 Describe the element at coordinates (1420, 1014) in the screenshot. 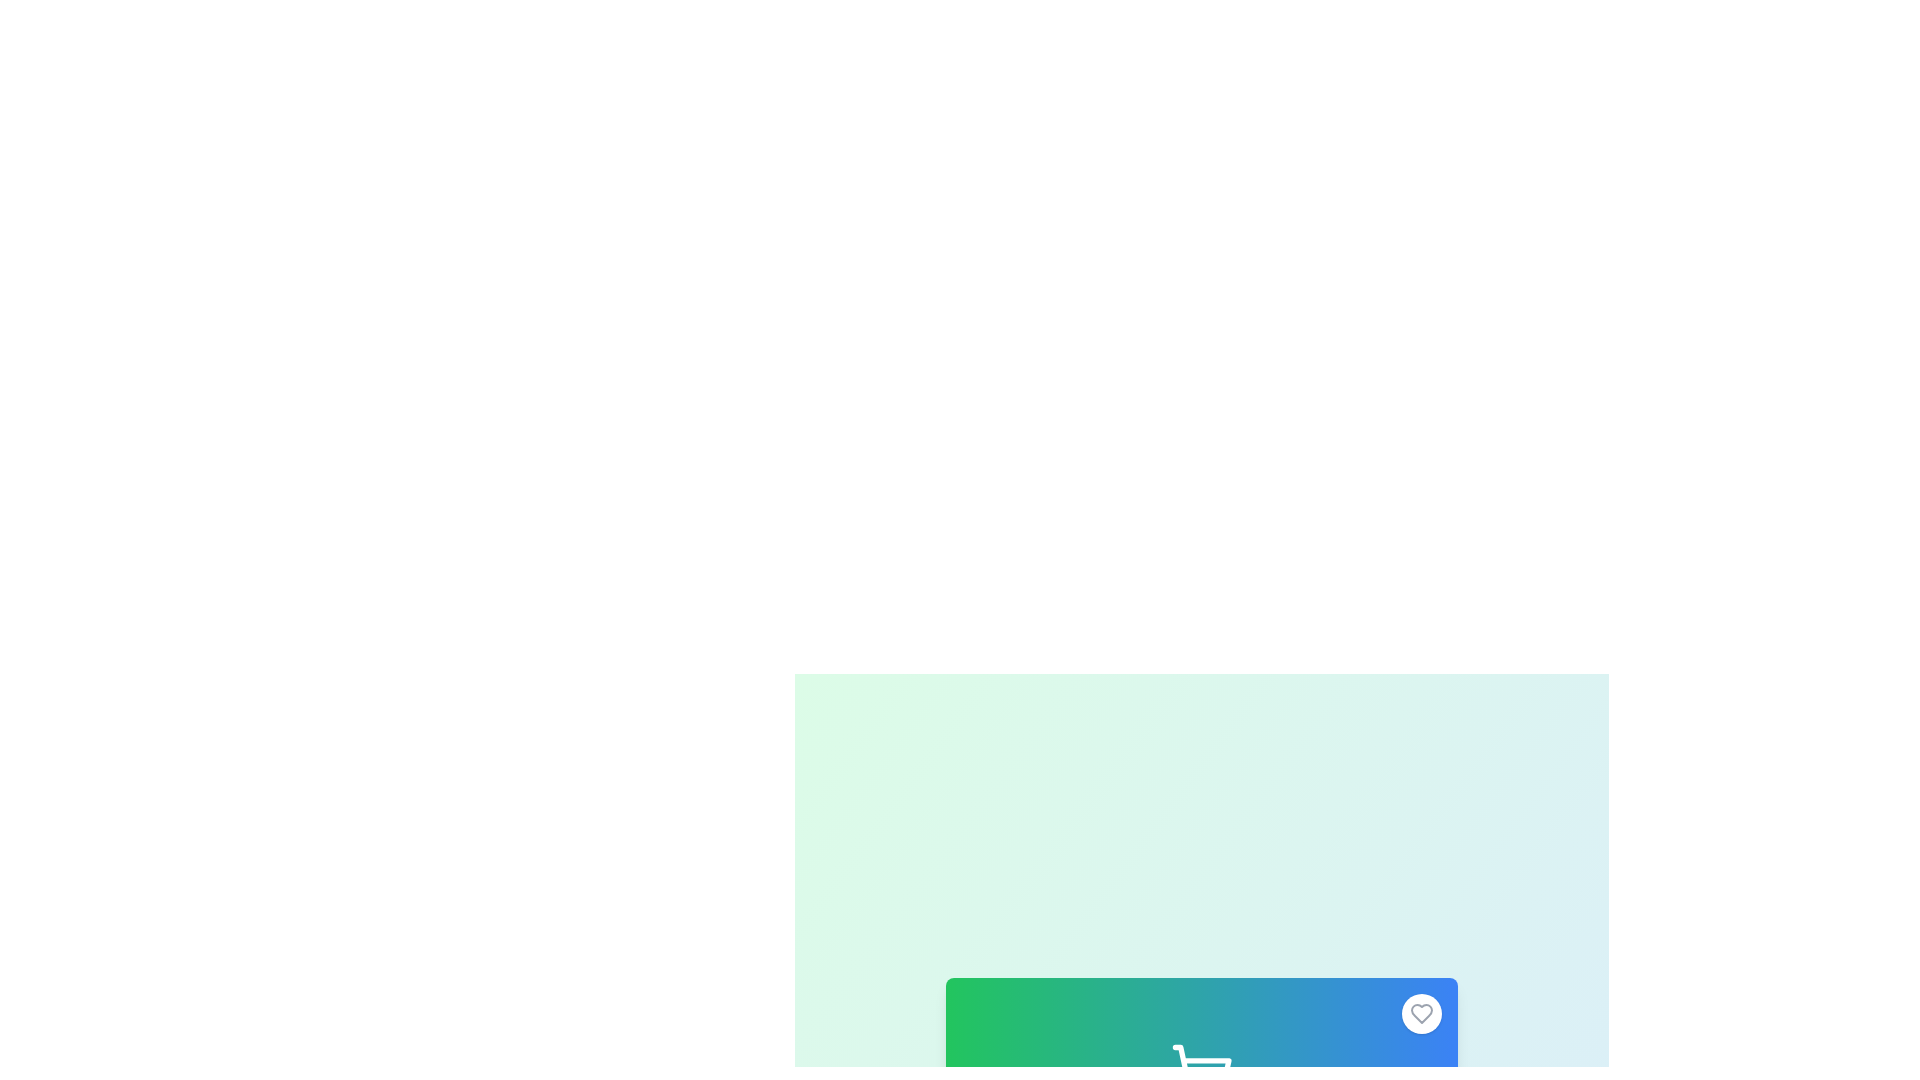

I see `the heart icon located` at that location.